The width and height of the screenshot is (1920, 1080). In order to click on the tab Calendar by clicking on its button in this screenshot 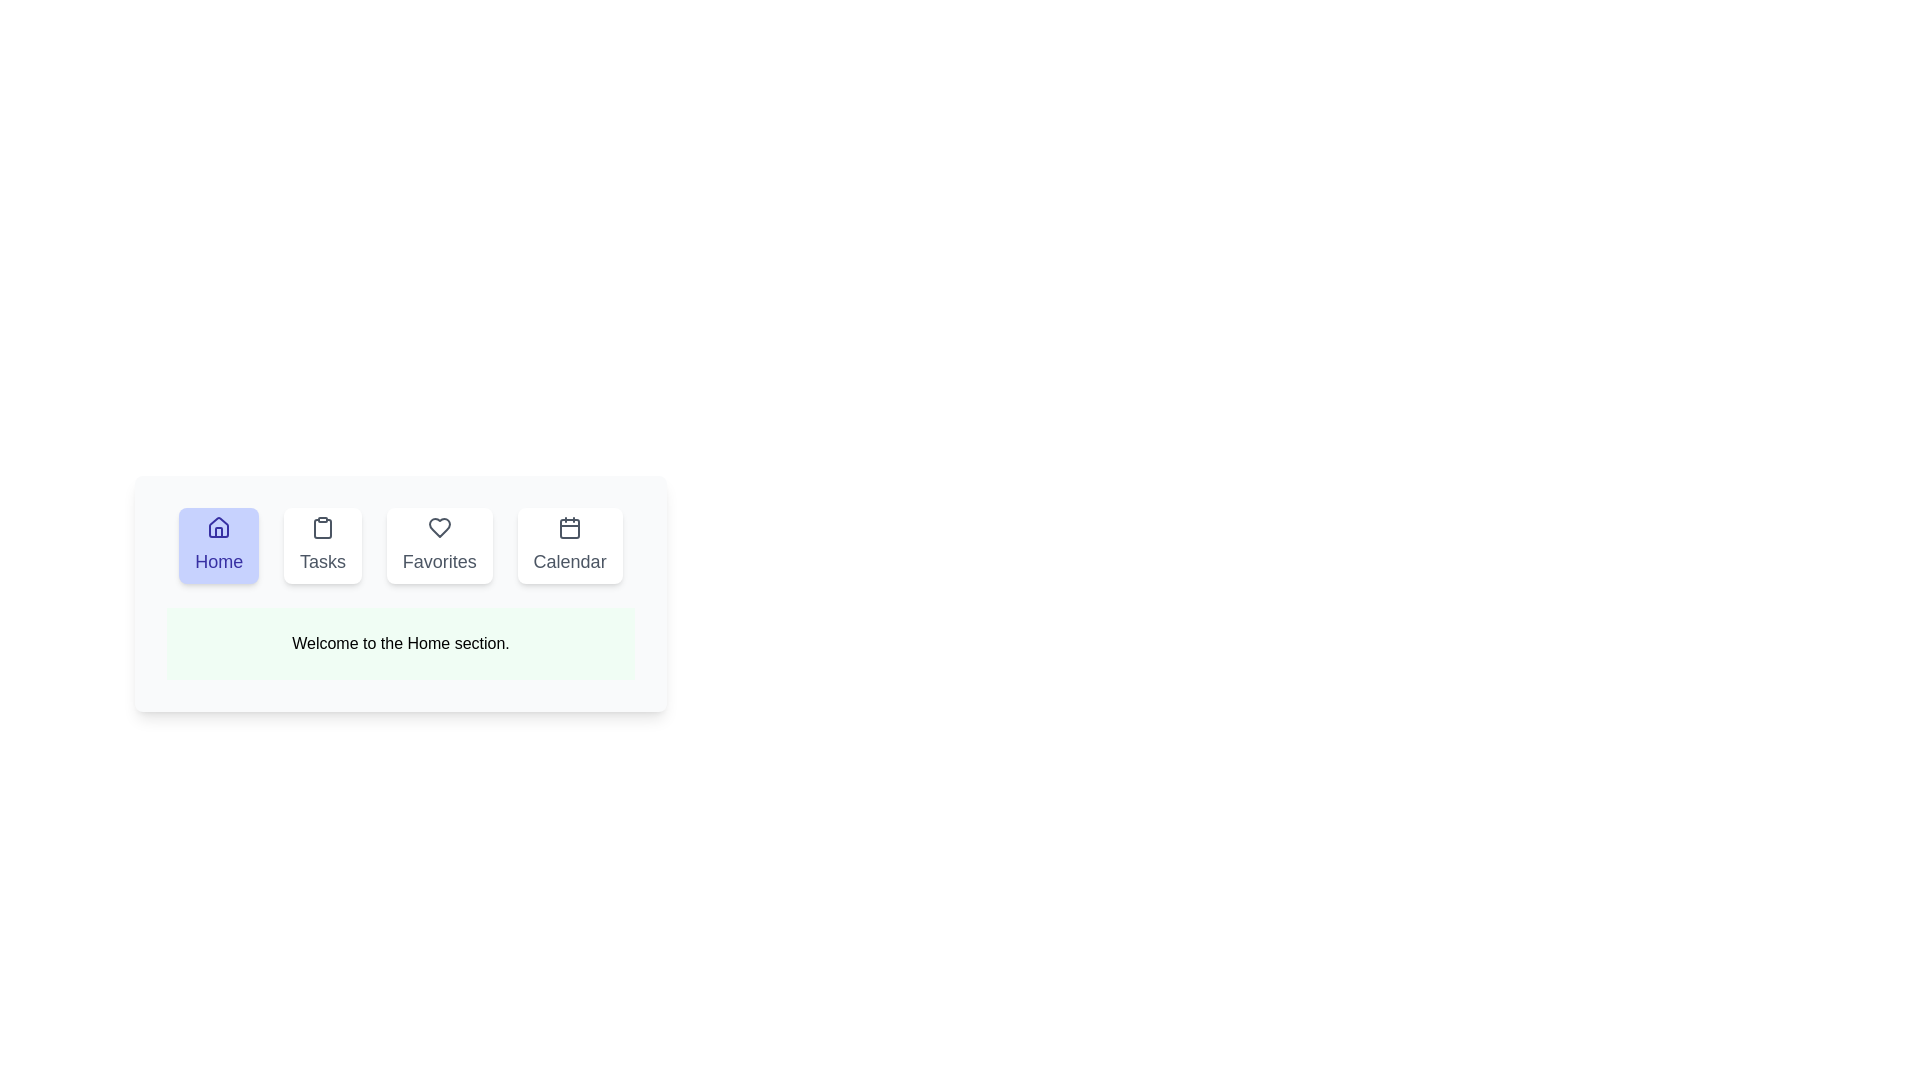, I will do `click(569, 546)`.